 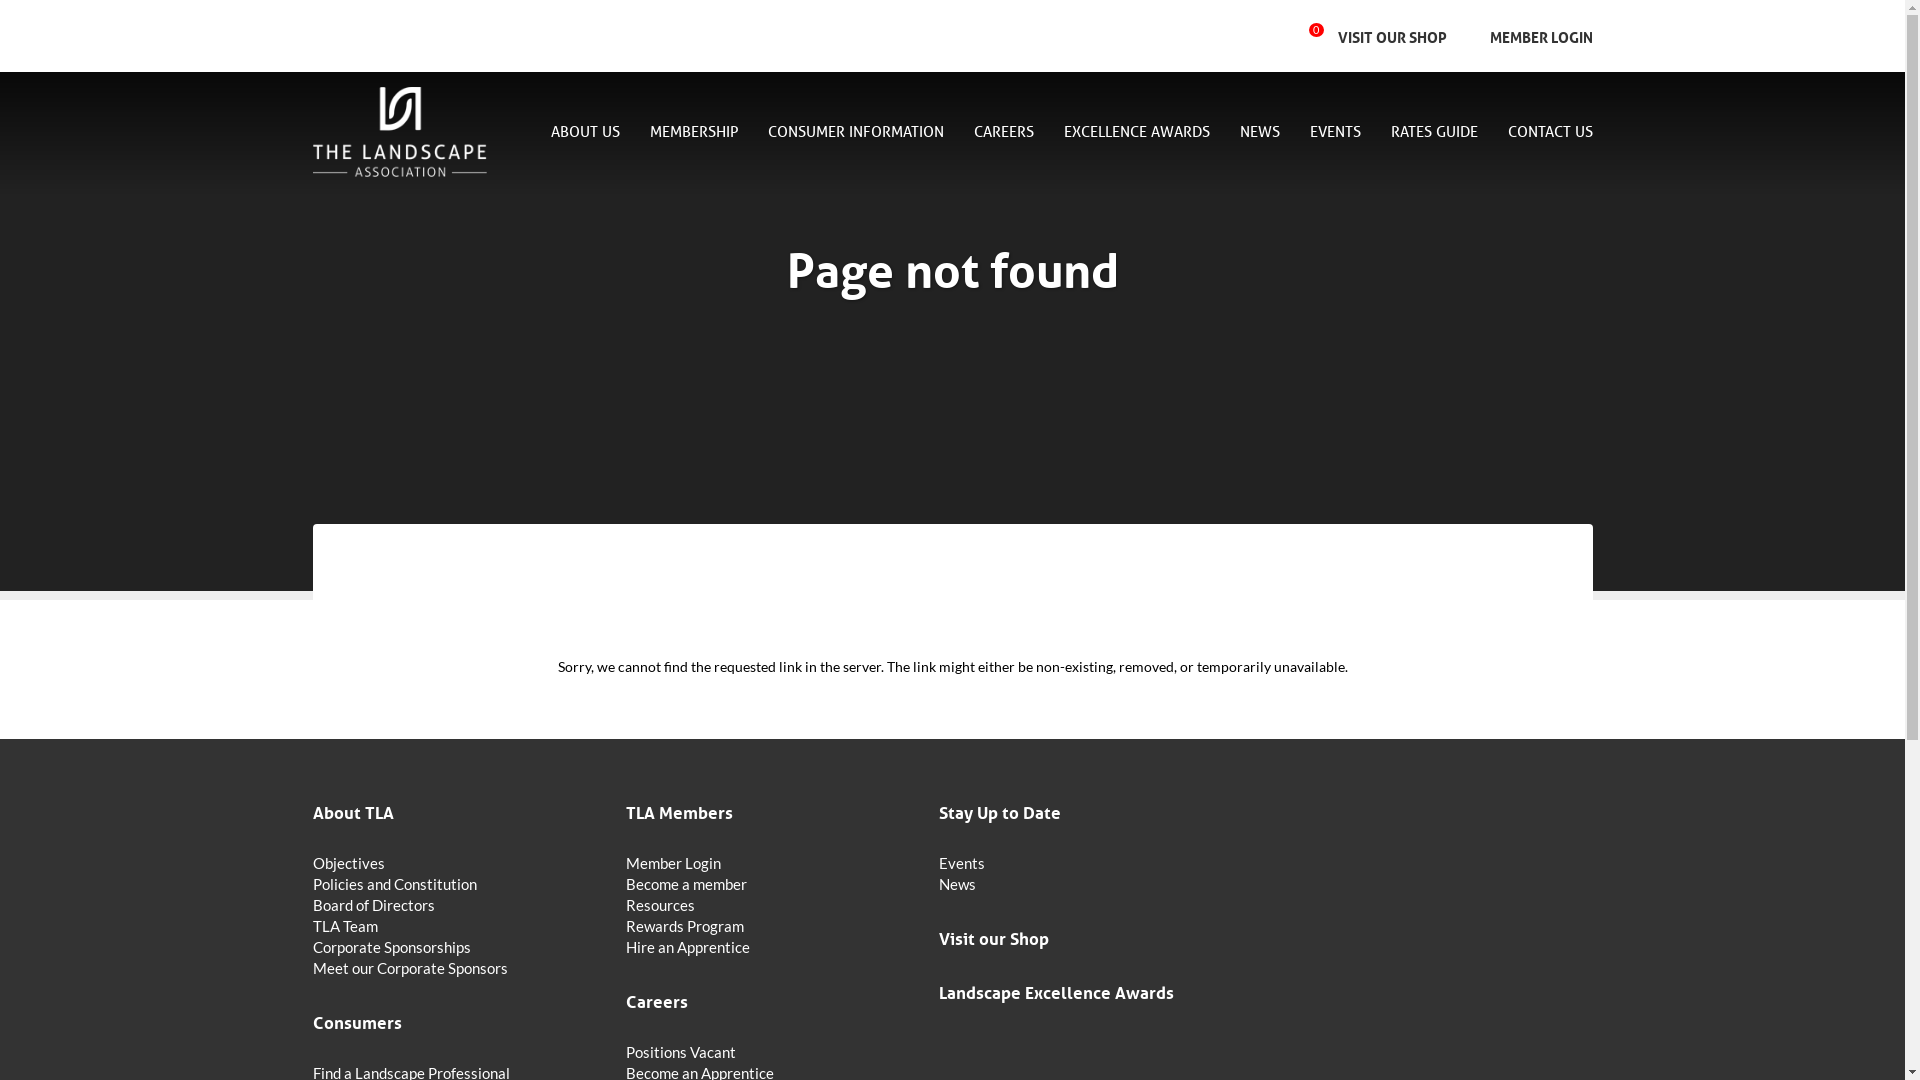 I want to click on 'Events', so click(x=1082, y=862).